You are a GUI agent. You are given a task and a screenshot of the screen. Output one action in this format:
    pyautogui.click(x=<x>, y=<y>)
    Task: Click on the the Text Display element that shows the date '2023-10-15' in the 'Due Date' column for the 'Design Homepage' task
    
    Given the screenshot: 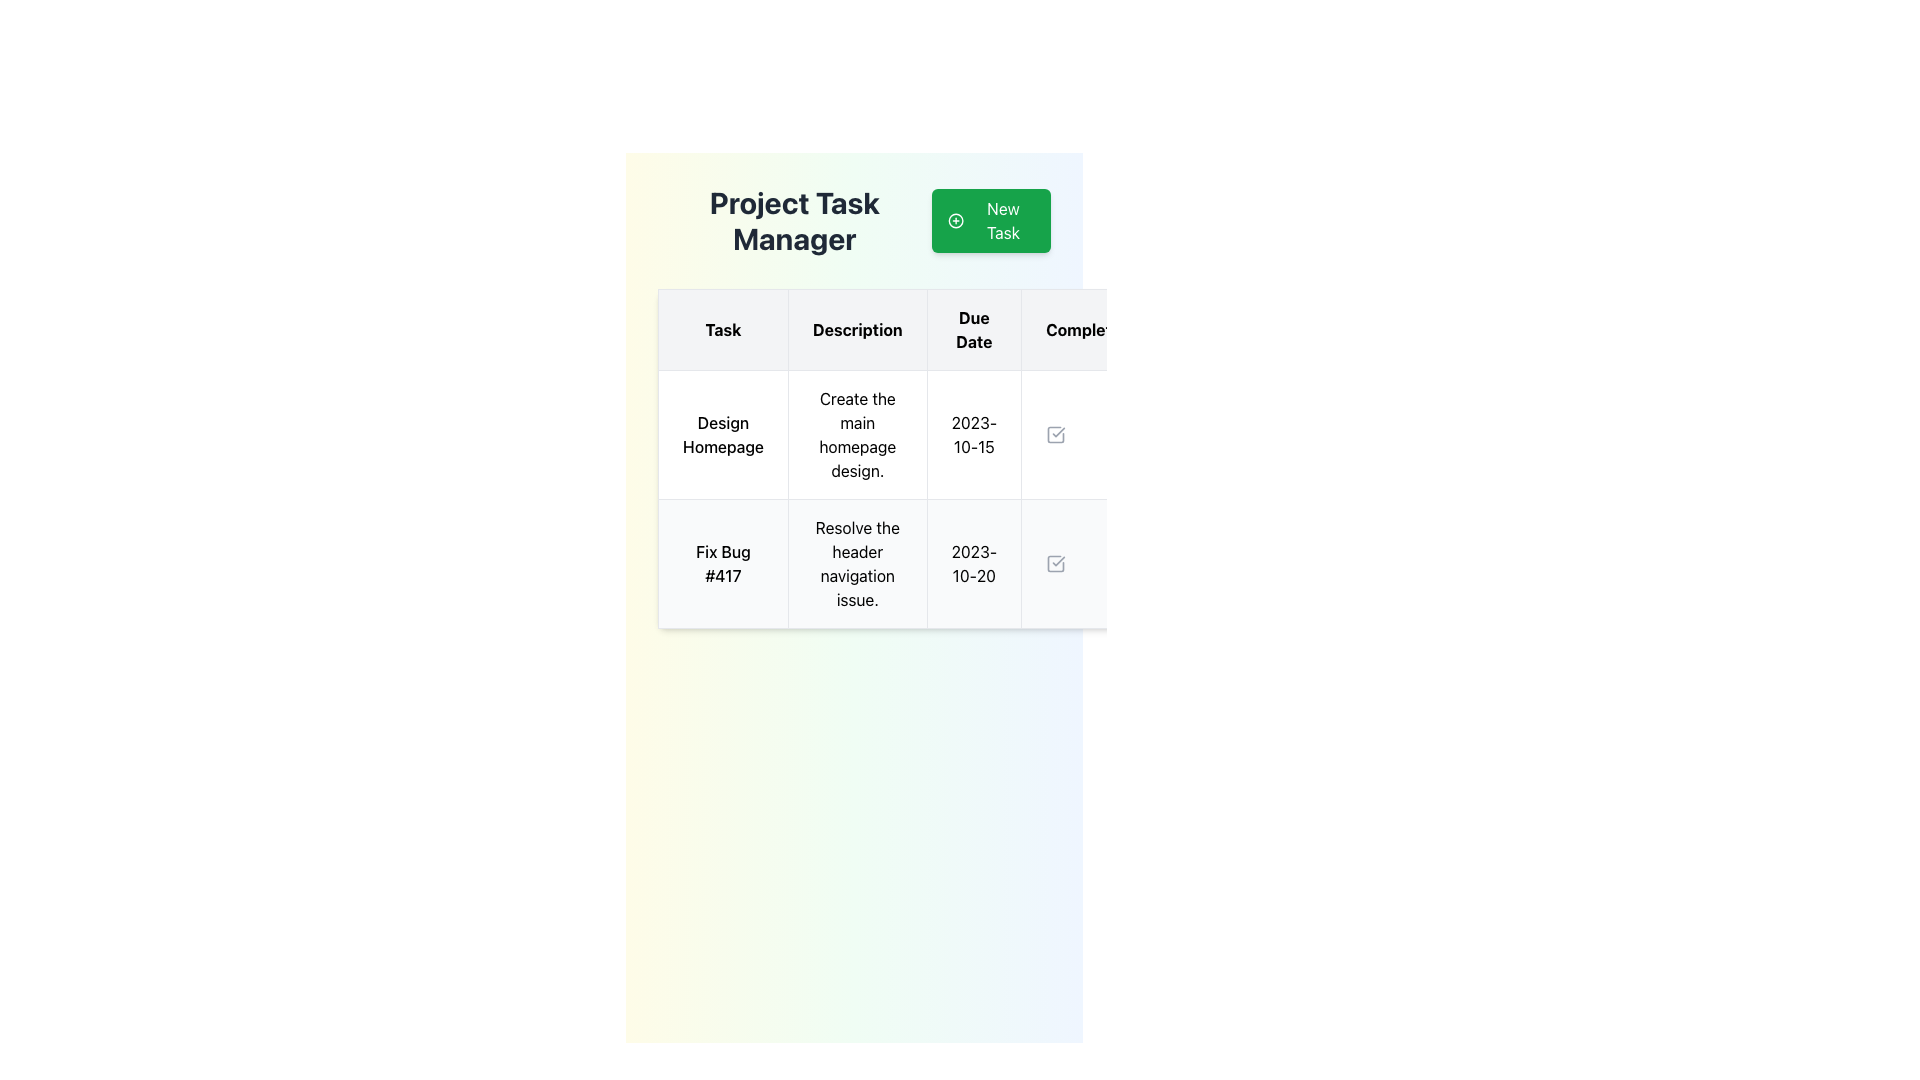 What is the action you would take?
    pyautogui.click(x=974, y=434)
    